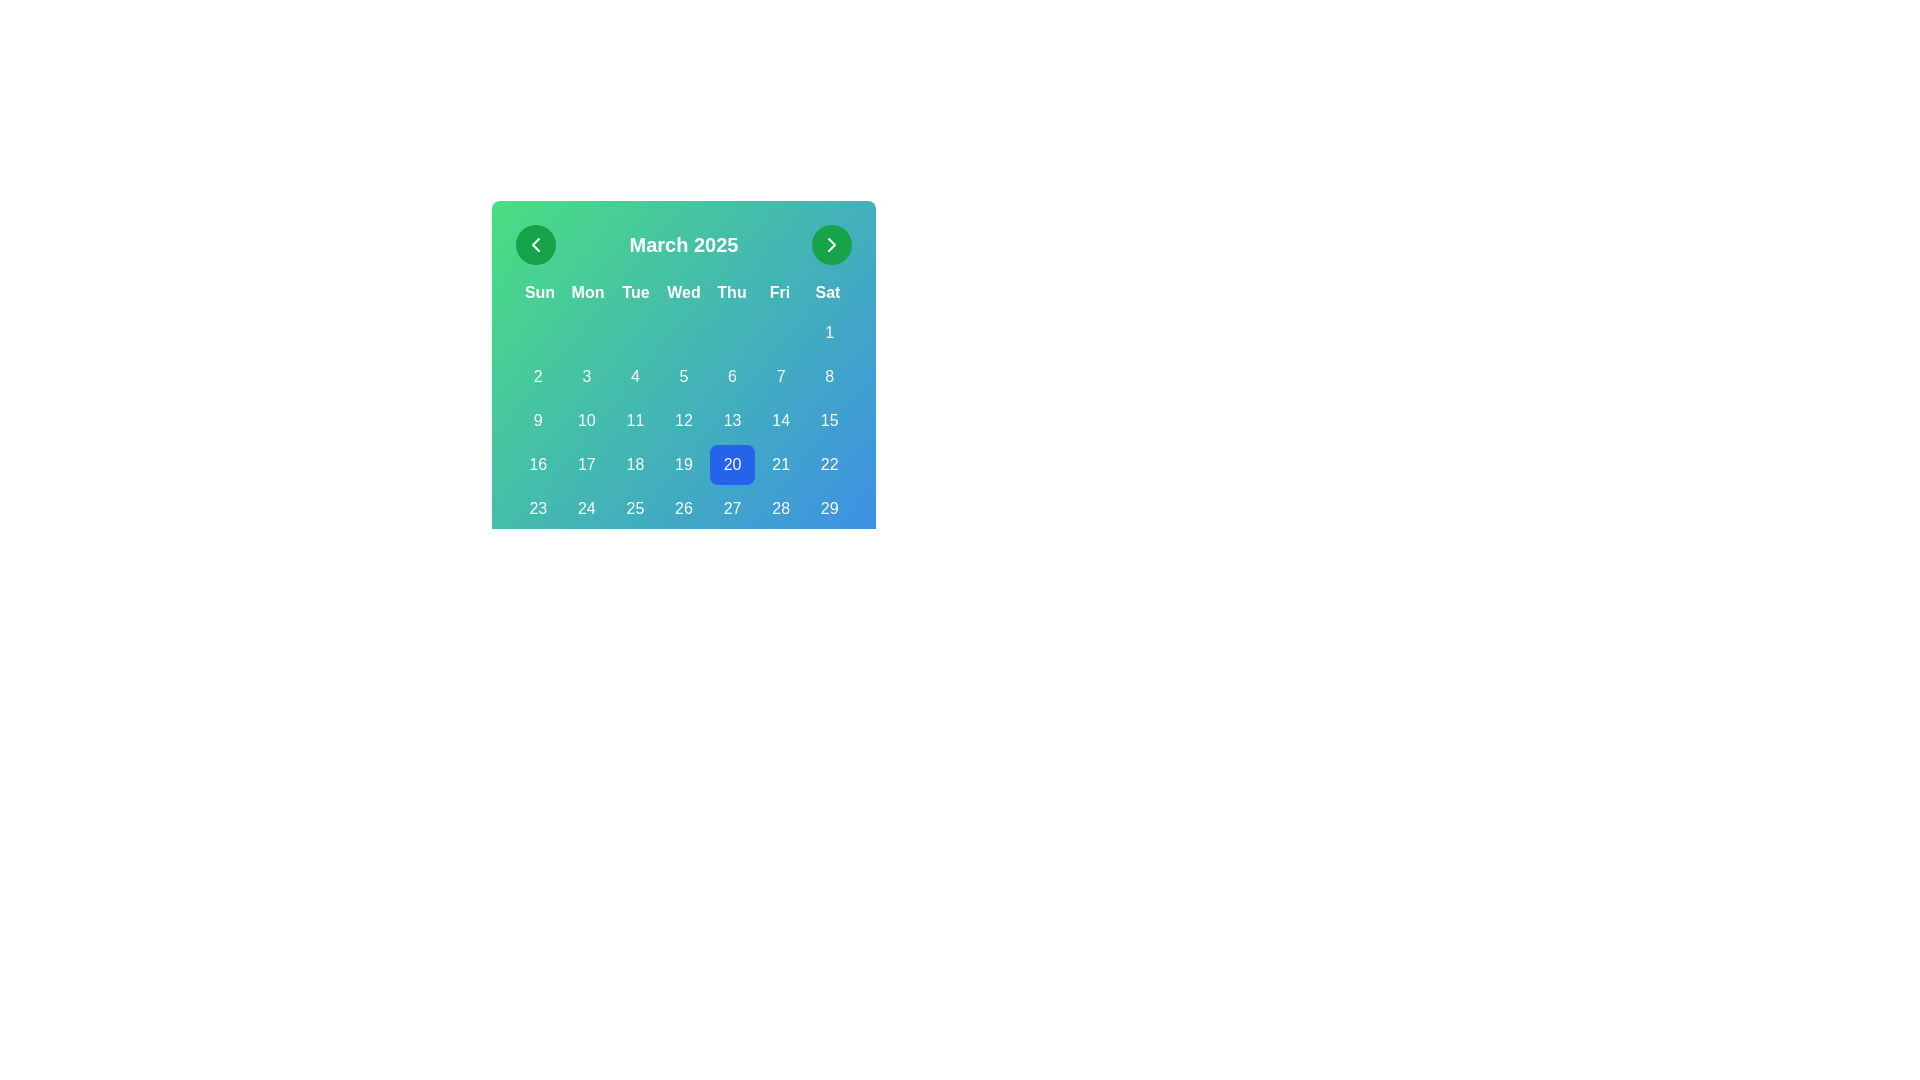 This screenshot has width=1920, height=1080. What do you see at coordinates (684, 244) in the screenshot?
I see `the static text header displaying 'March 2025' in the center of the calendar interface` at bounding box center [684, 244].